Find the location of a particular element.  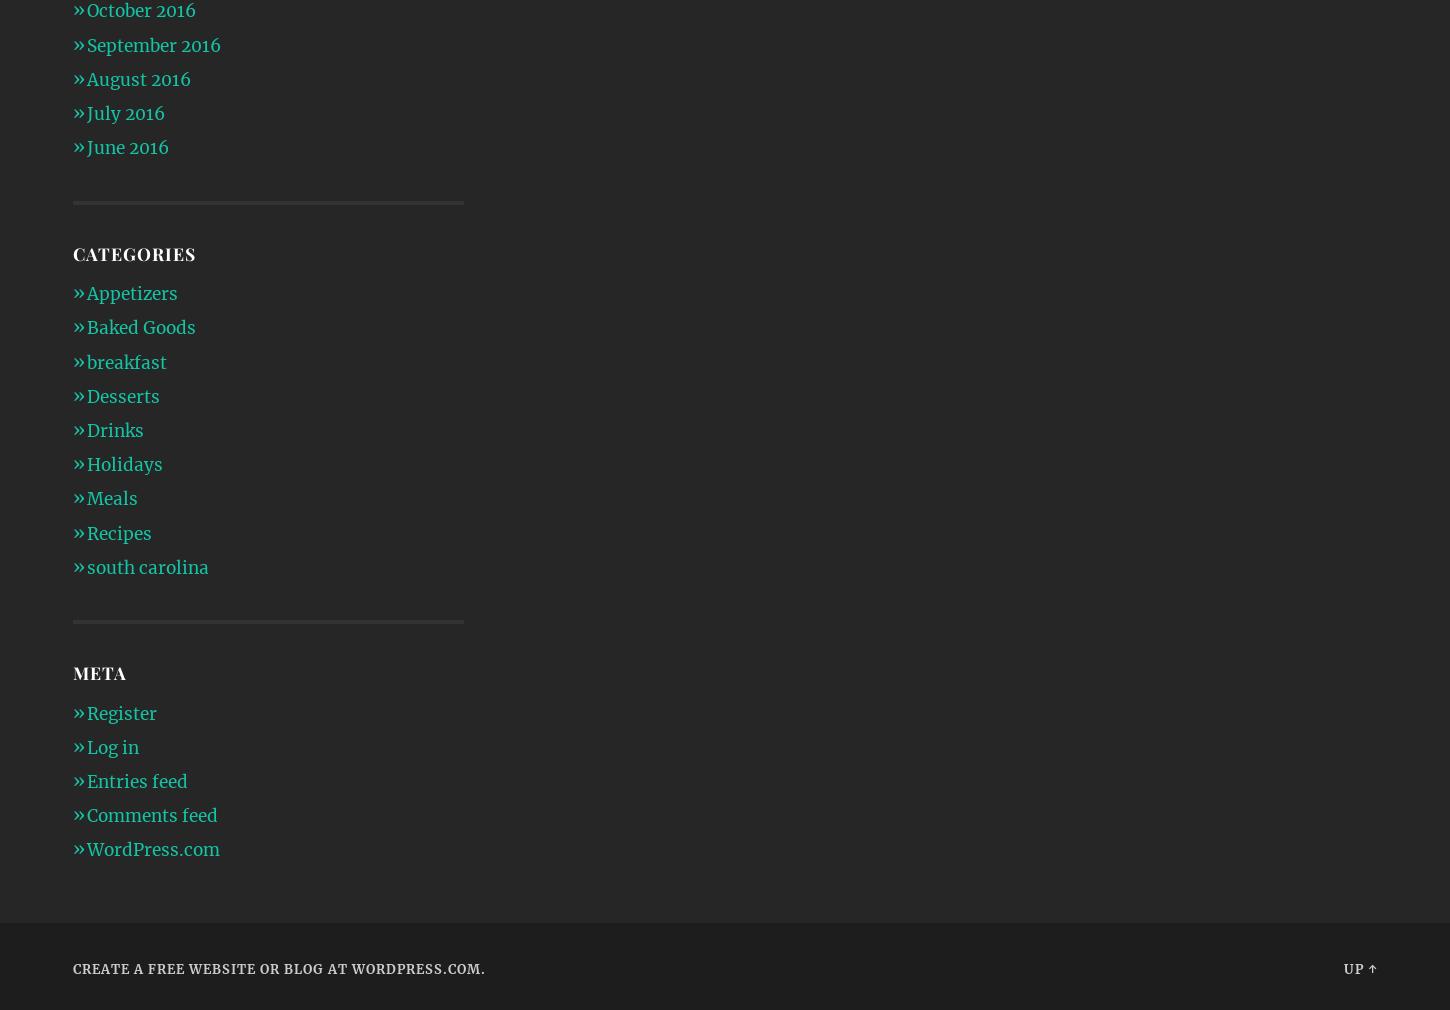

'Up ↑' is located at coordinates (1358, 967).